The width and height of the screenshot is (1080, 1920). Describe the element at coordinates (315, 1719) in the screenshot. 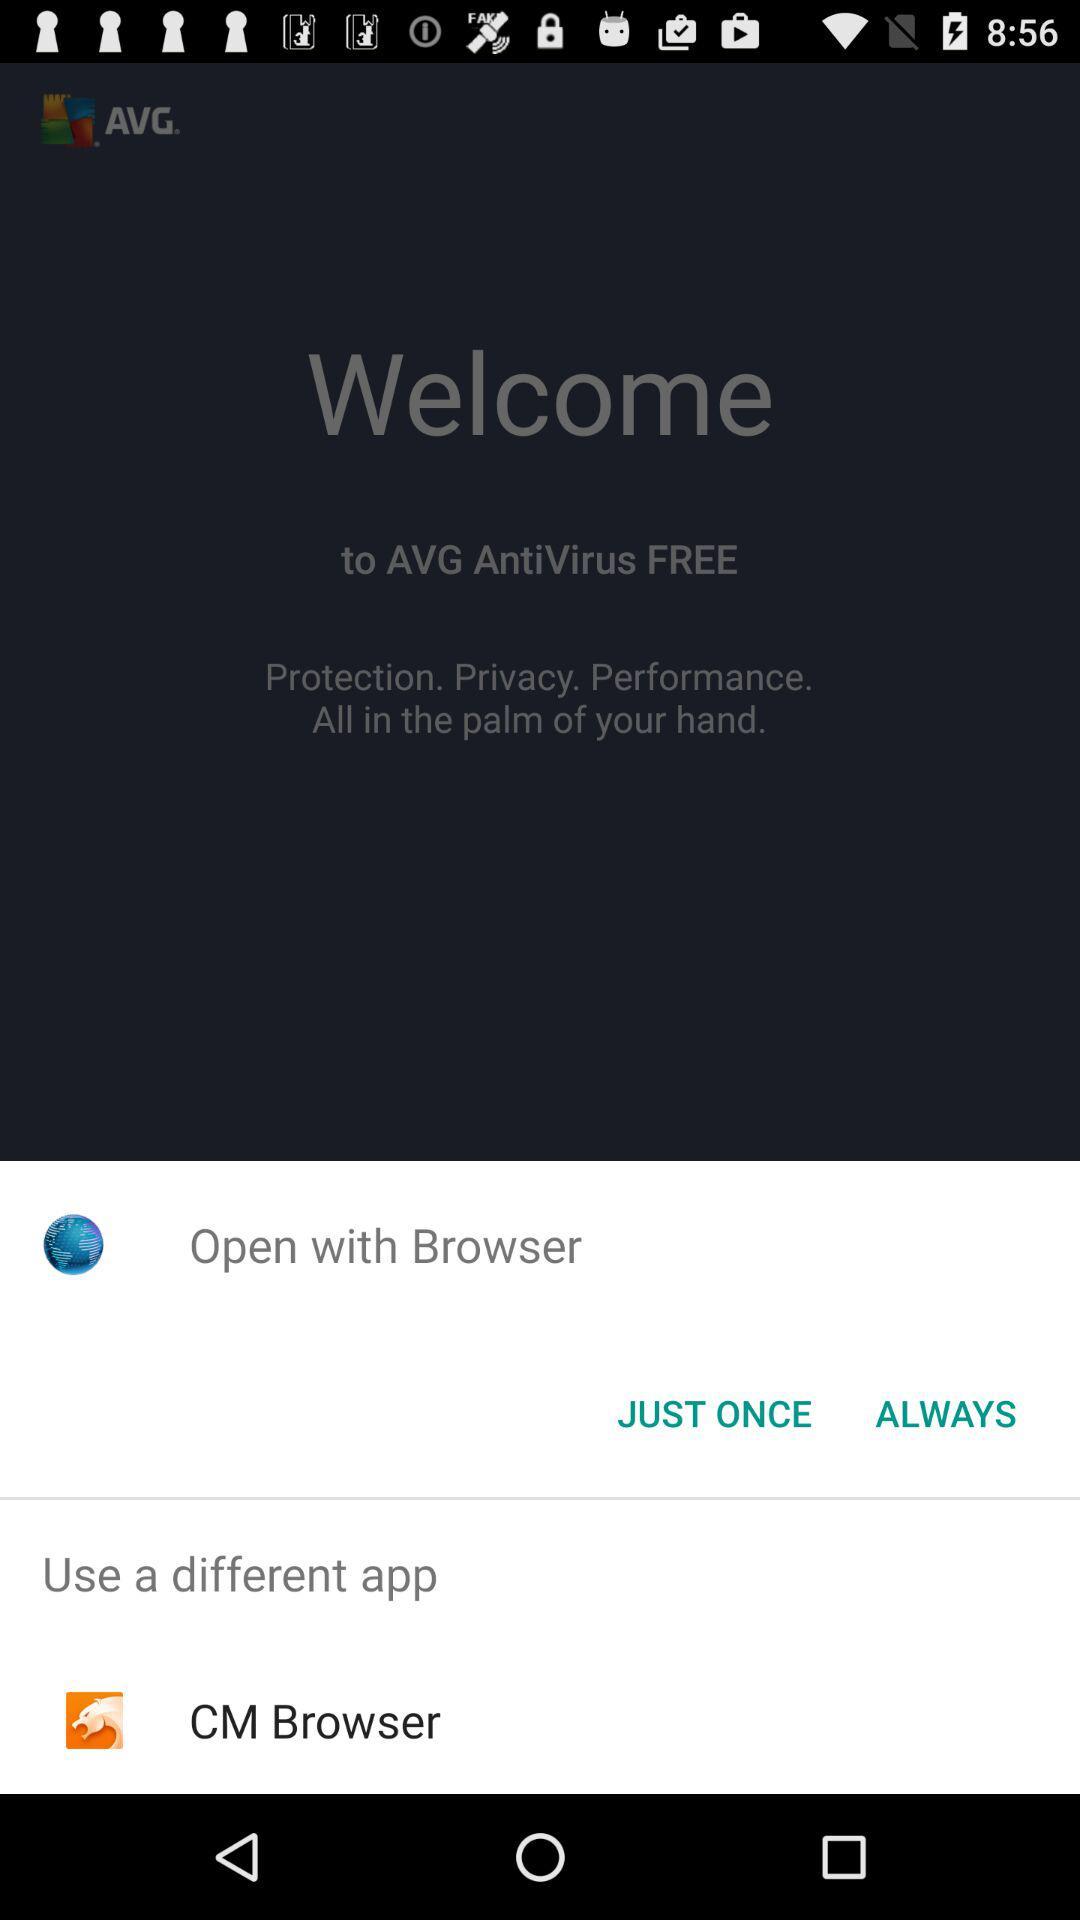

I see `the item below the use a different` at that location.